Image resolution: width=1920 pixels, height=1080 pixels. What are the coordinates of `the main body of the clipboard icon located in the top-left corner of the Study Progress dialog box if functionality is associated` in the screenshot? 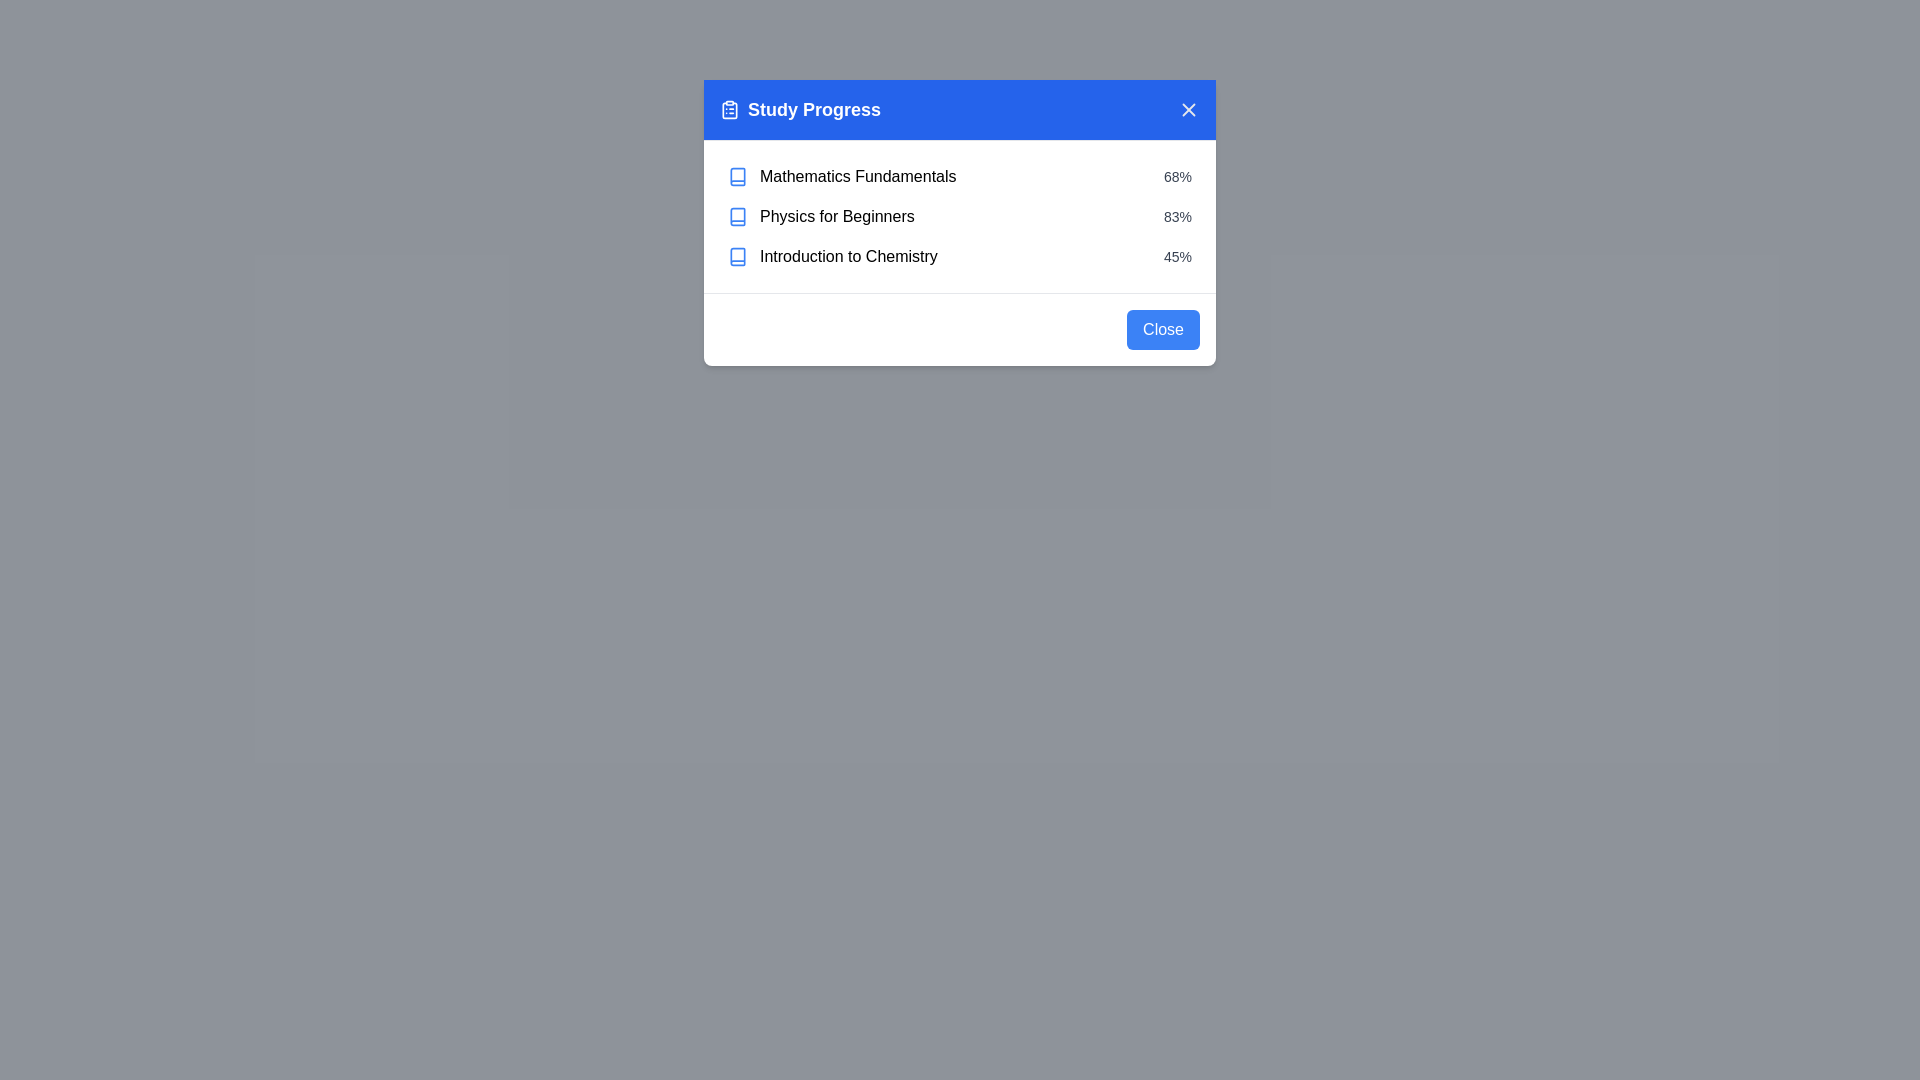 It's located at (728, 110).